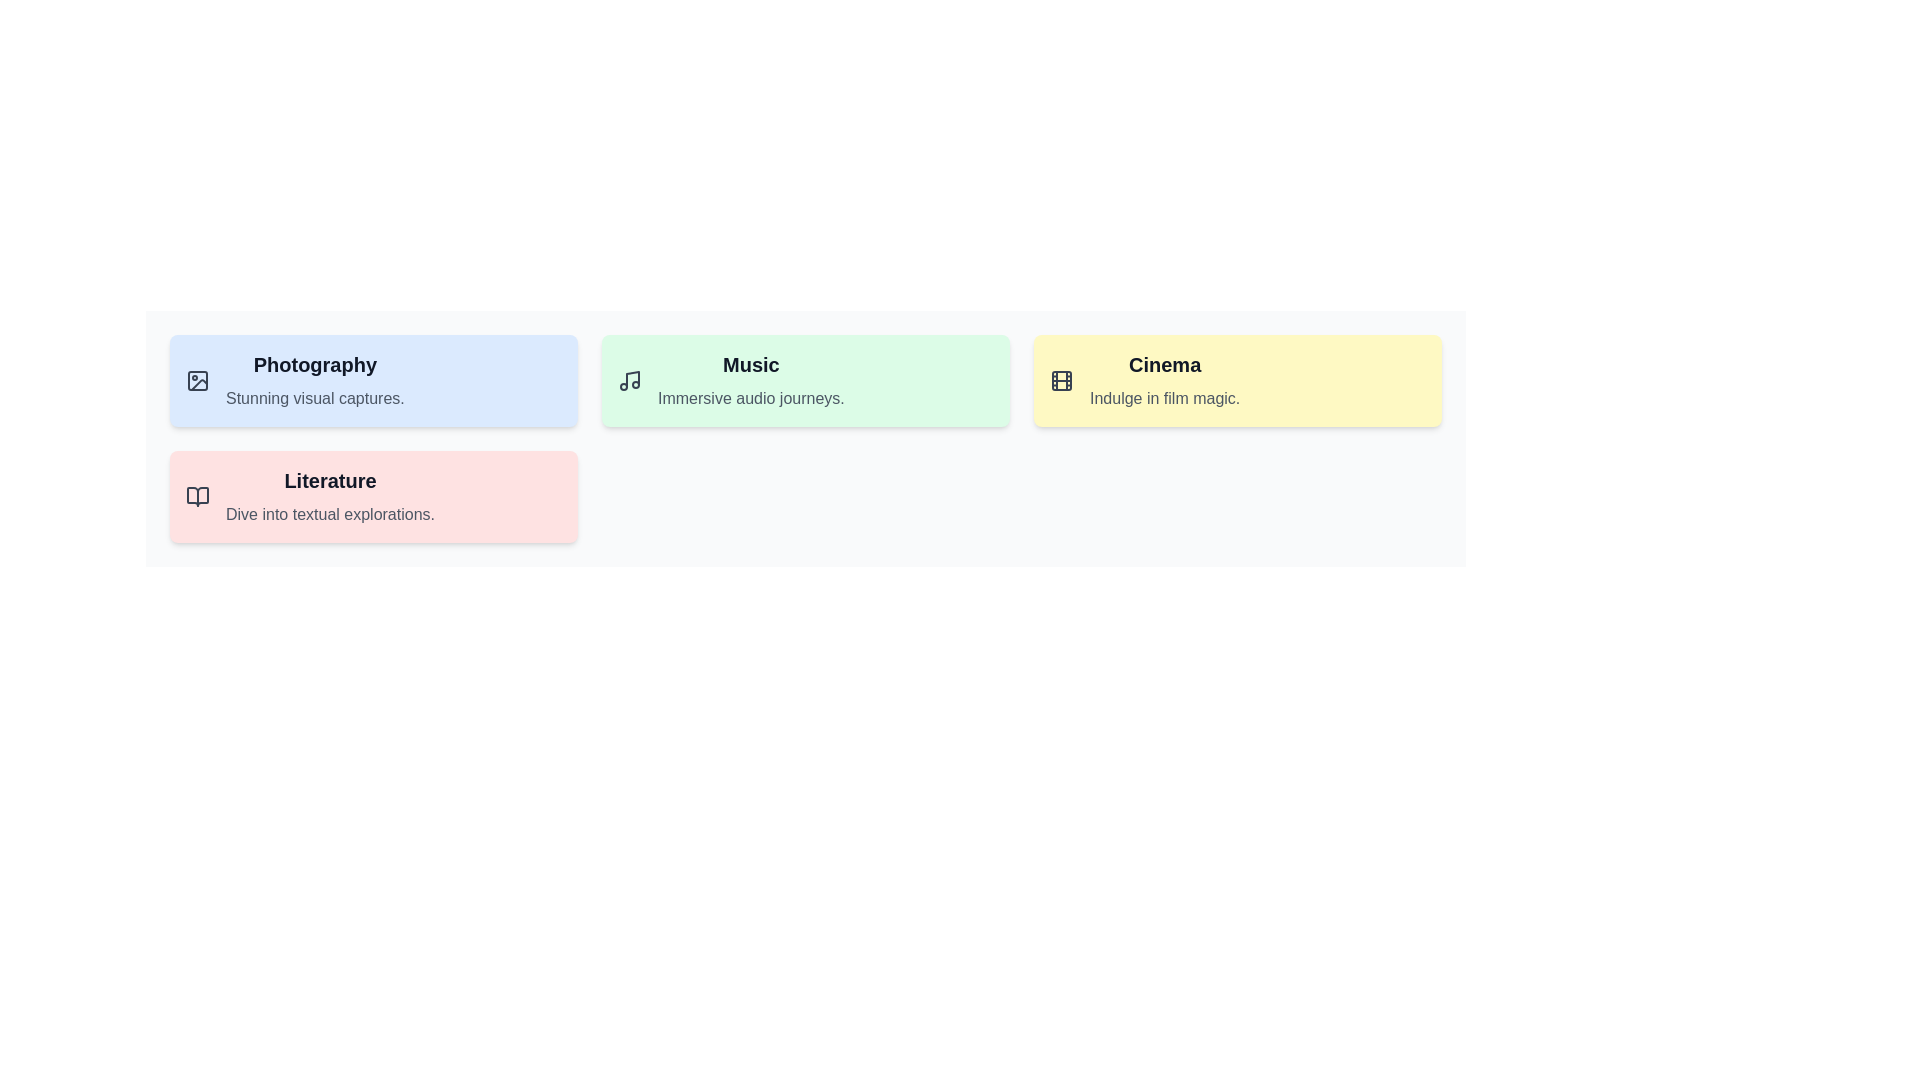  What do you see at coordinates (1060, 381) in the screenshot?
I see `the central rectangular decorative graphical element within the film reel icon representing the 'Cinema' section` at bounding box center [1060, 381].